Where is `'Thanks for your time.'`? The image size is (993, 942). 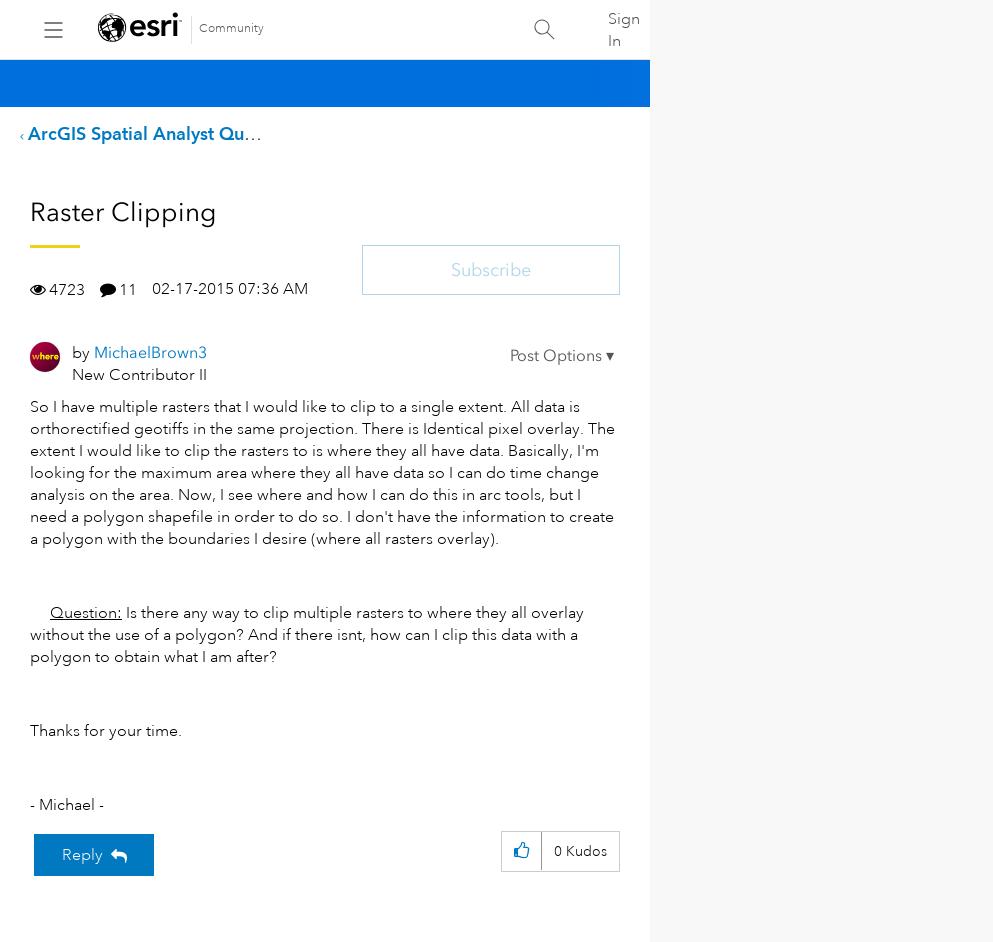
'Thanks for your time.' is located at coordinates (28, 728).